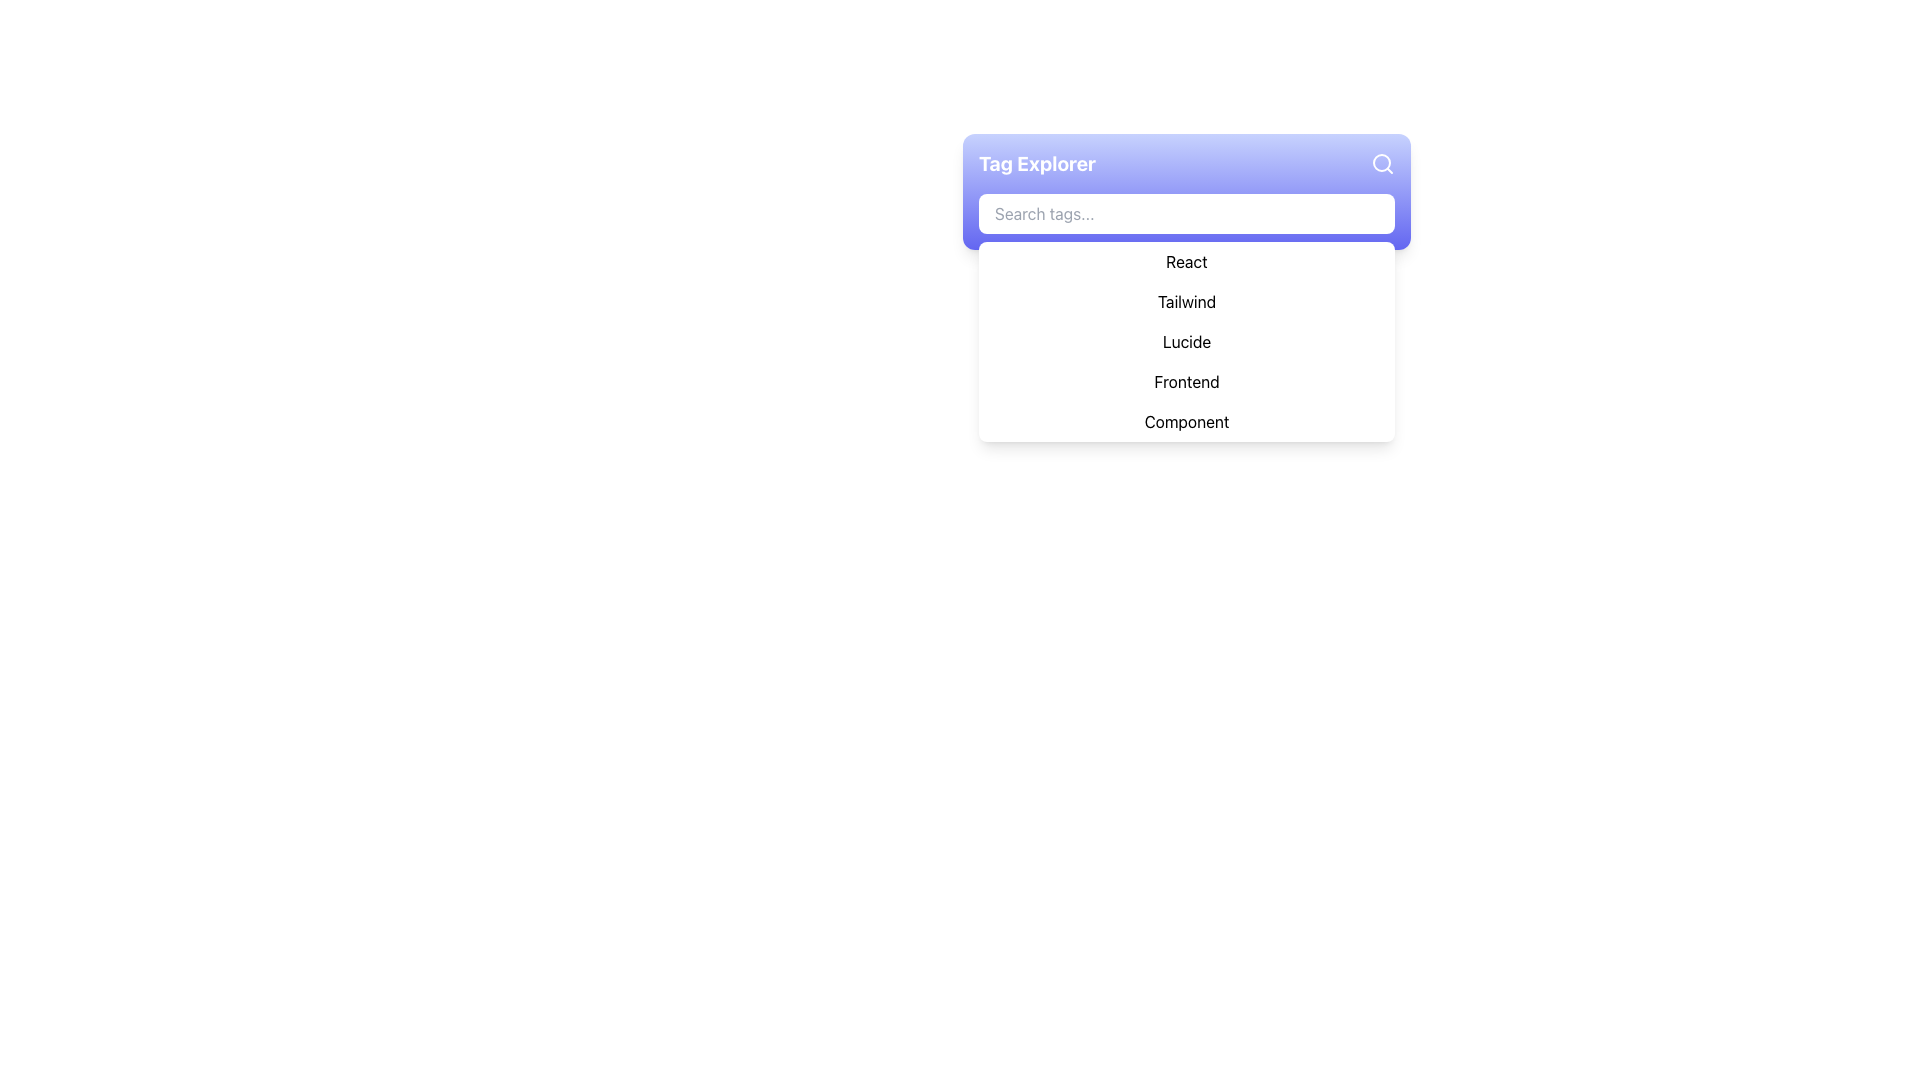 Image resolution: width=1920 pixels, height=1080 pixels. Describe the element at coordinates (1186, 301) in the screenshot. I see `the text-based selectable list item displaying 'Tailwind'` at that location.